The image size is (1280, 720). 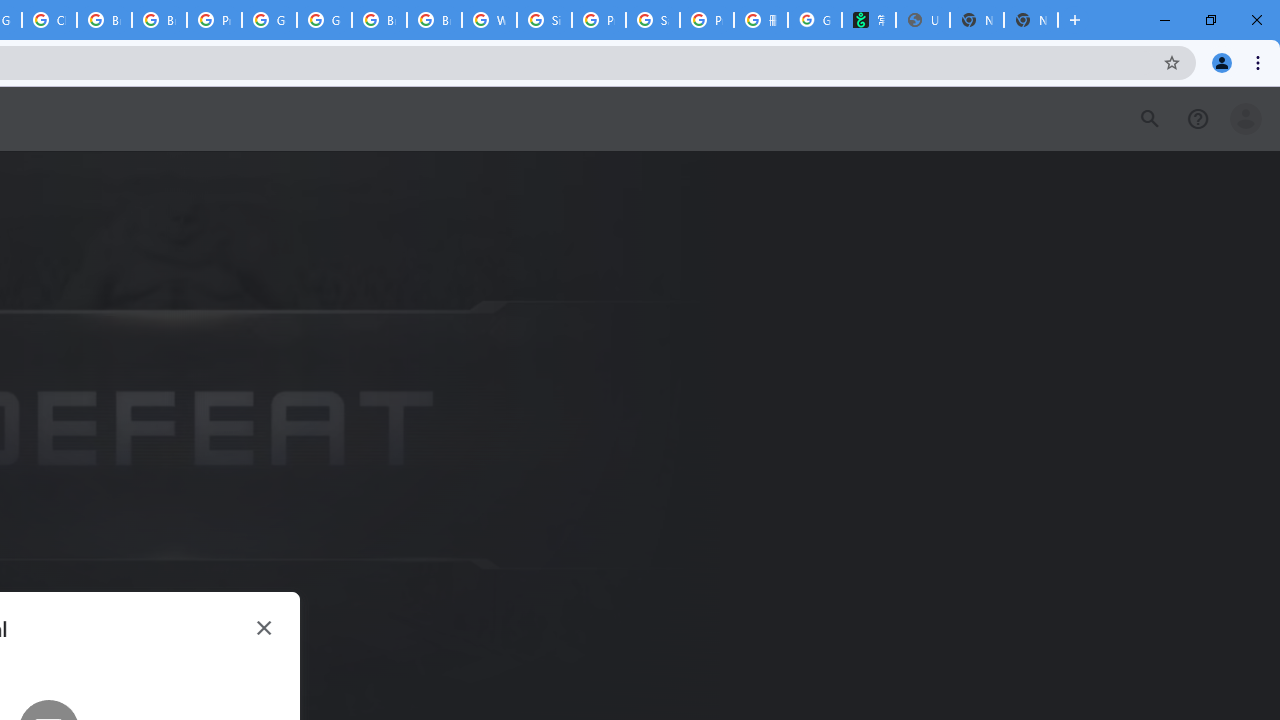 I want to click on 'New Tab', so click(x=1031, y=20).